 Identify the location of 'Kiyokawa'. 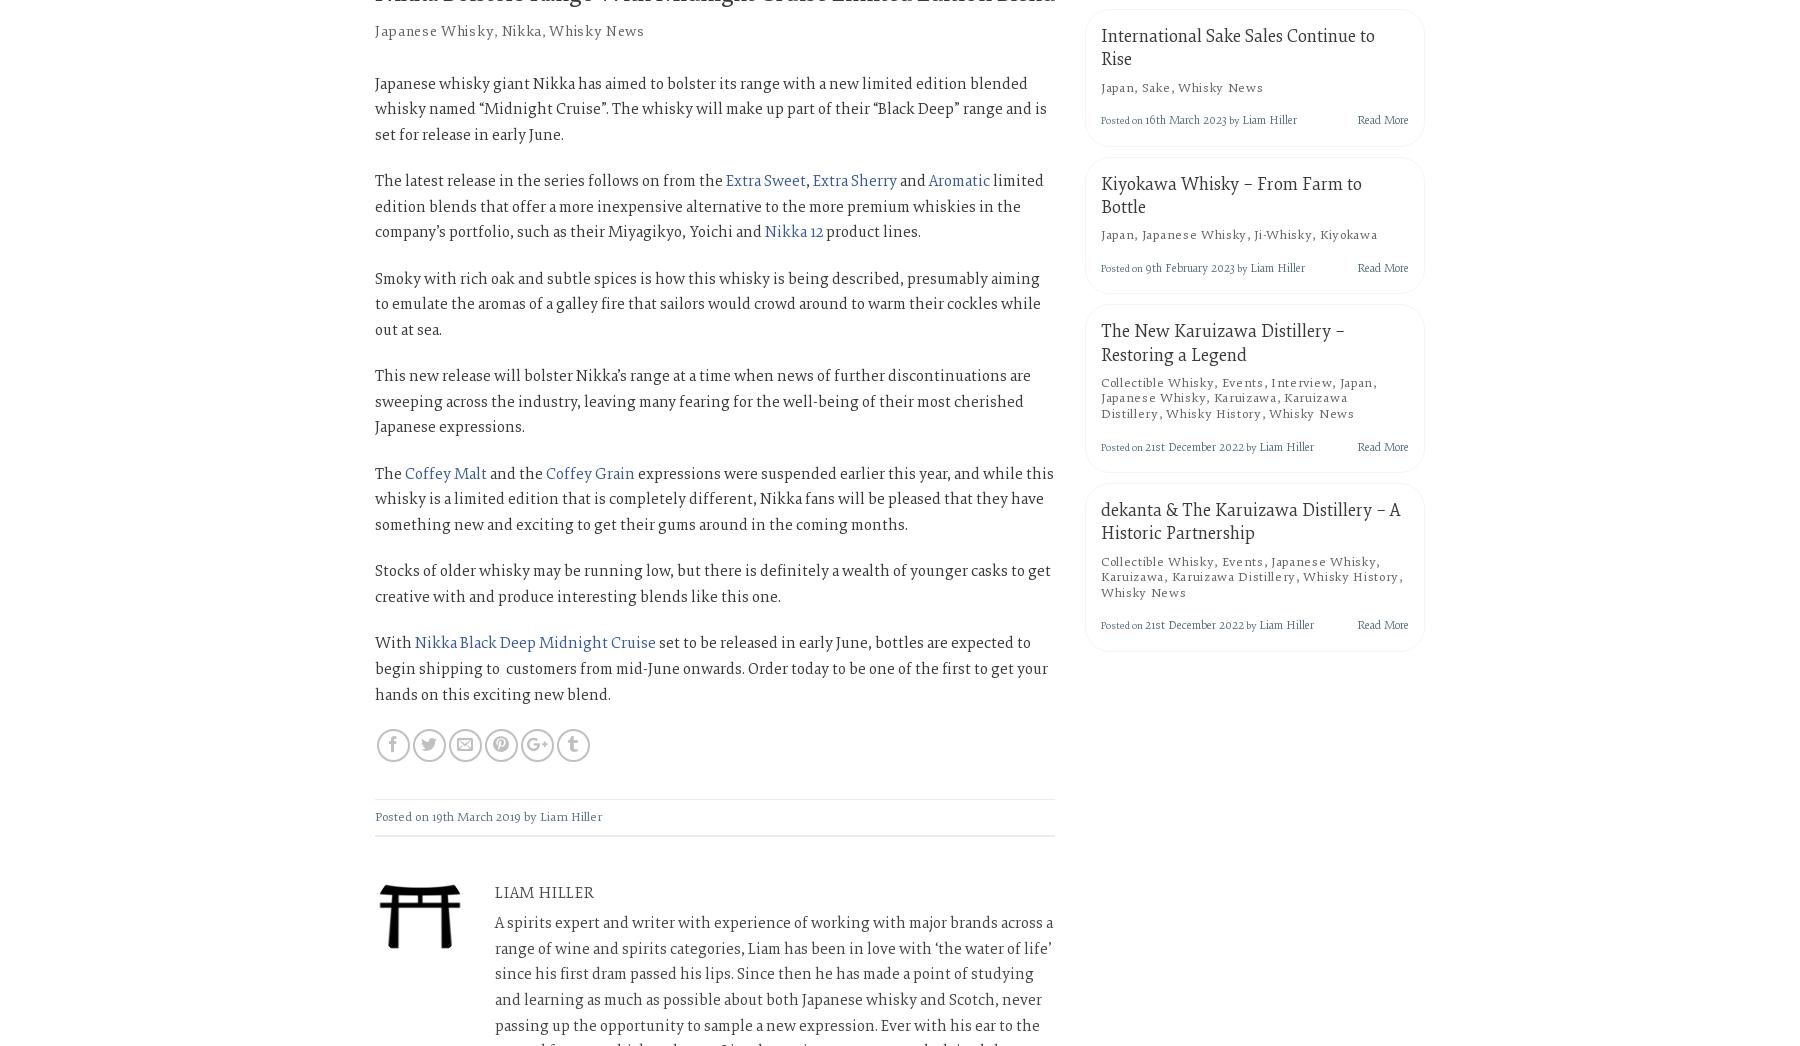
(1348, 234).